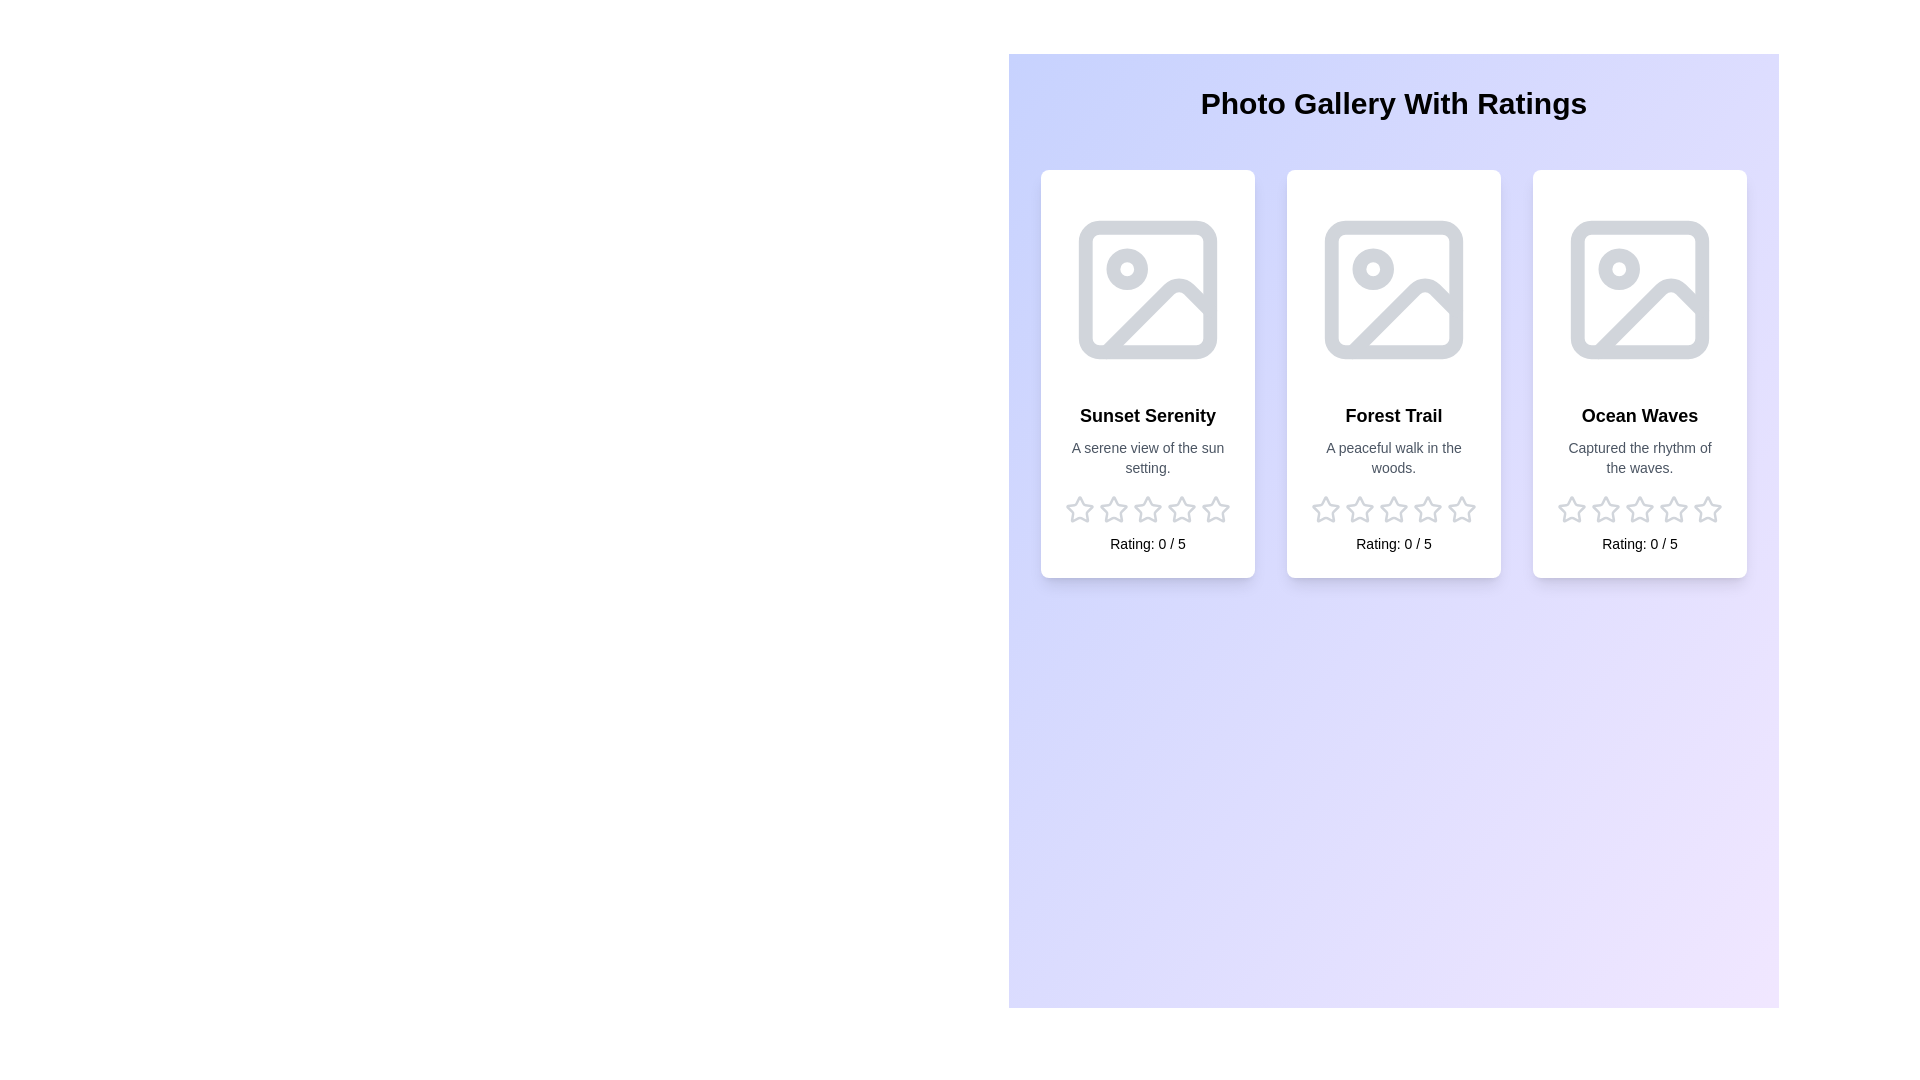 This screenshot has height=1080, width=1920. What do you see at coordinates (1214, 508) in the screenshot?
I see `the star corresponding to the rating 5 for the image Sunset Serenity` at bounding box center [1214, 508].